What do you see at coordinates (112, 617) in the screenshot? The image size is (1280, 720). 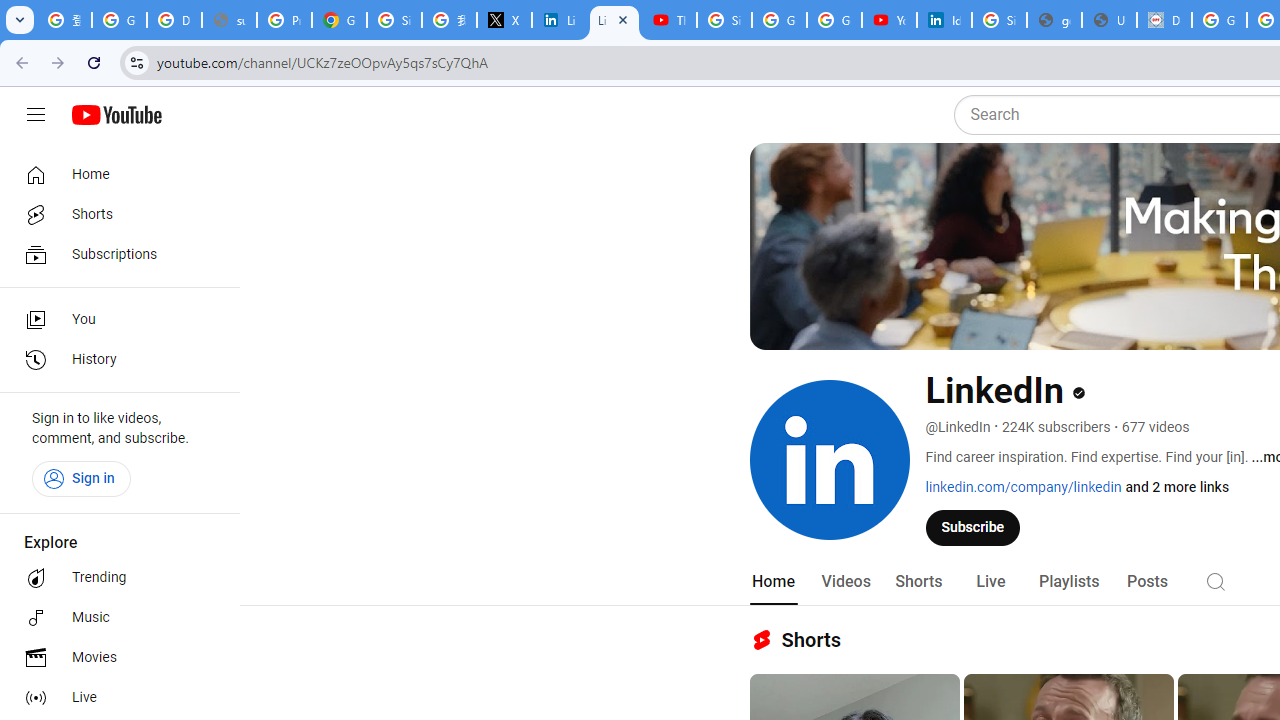 I see `'Music'` at bounding box center [112, 617].